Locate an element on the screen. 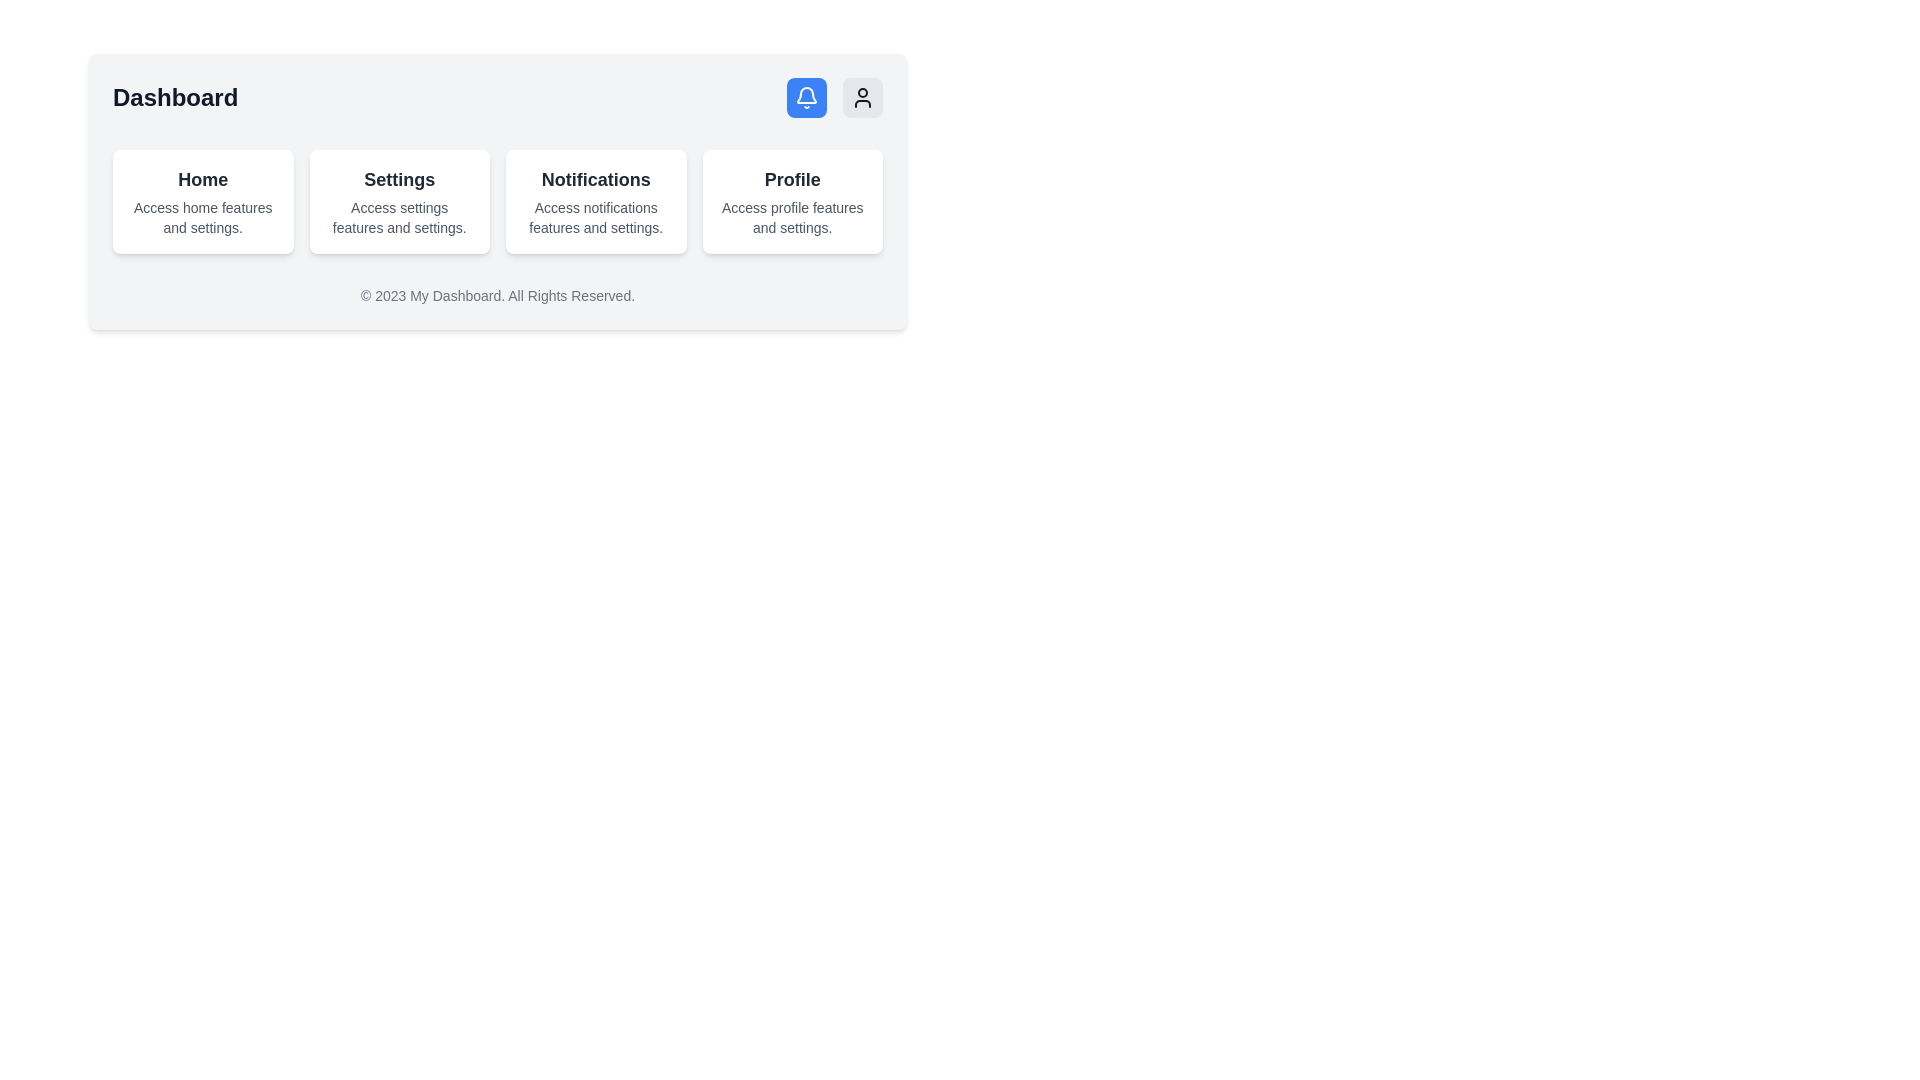 This screenshot has width=1920, height=1080. footer text that displays '© 2023 My Dashboard. All Rights Reserved.' located below the main content of the dashboard interface is located at coordinates (498, 296).